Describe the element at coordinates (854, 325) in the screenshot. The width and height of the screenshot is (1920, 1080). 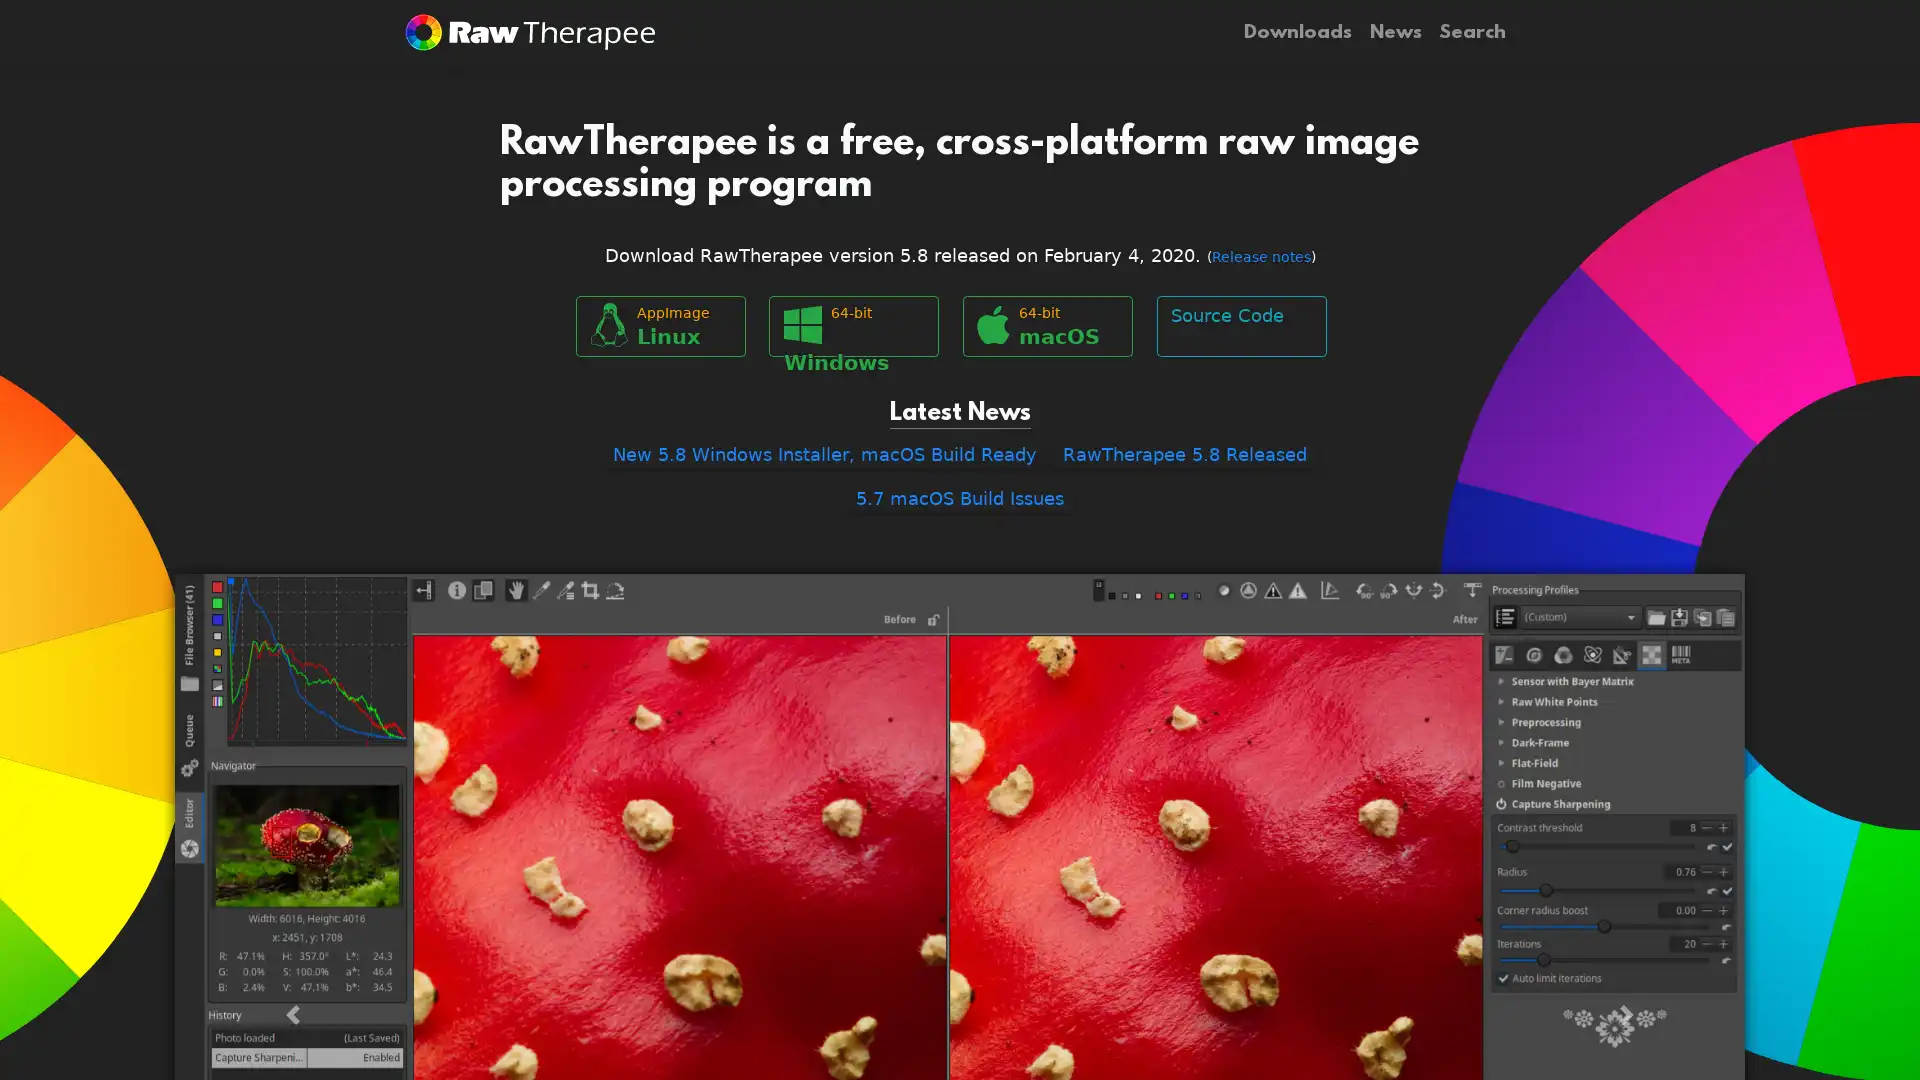
I see `64-bit Windows` at that location.